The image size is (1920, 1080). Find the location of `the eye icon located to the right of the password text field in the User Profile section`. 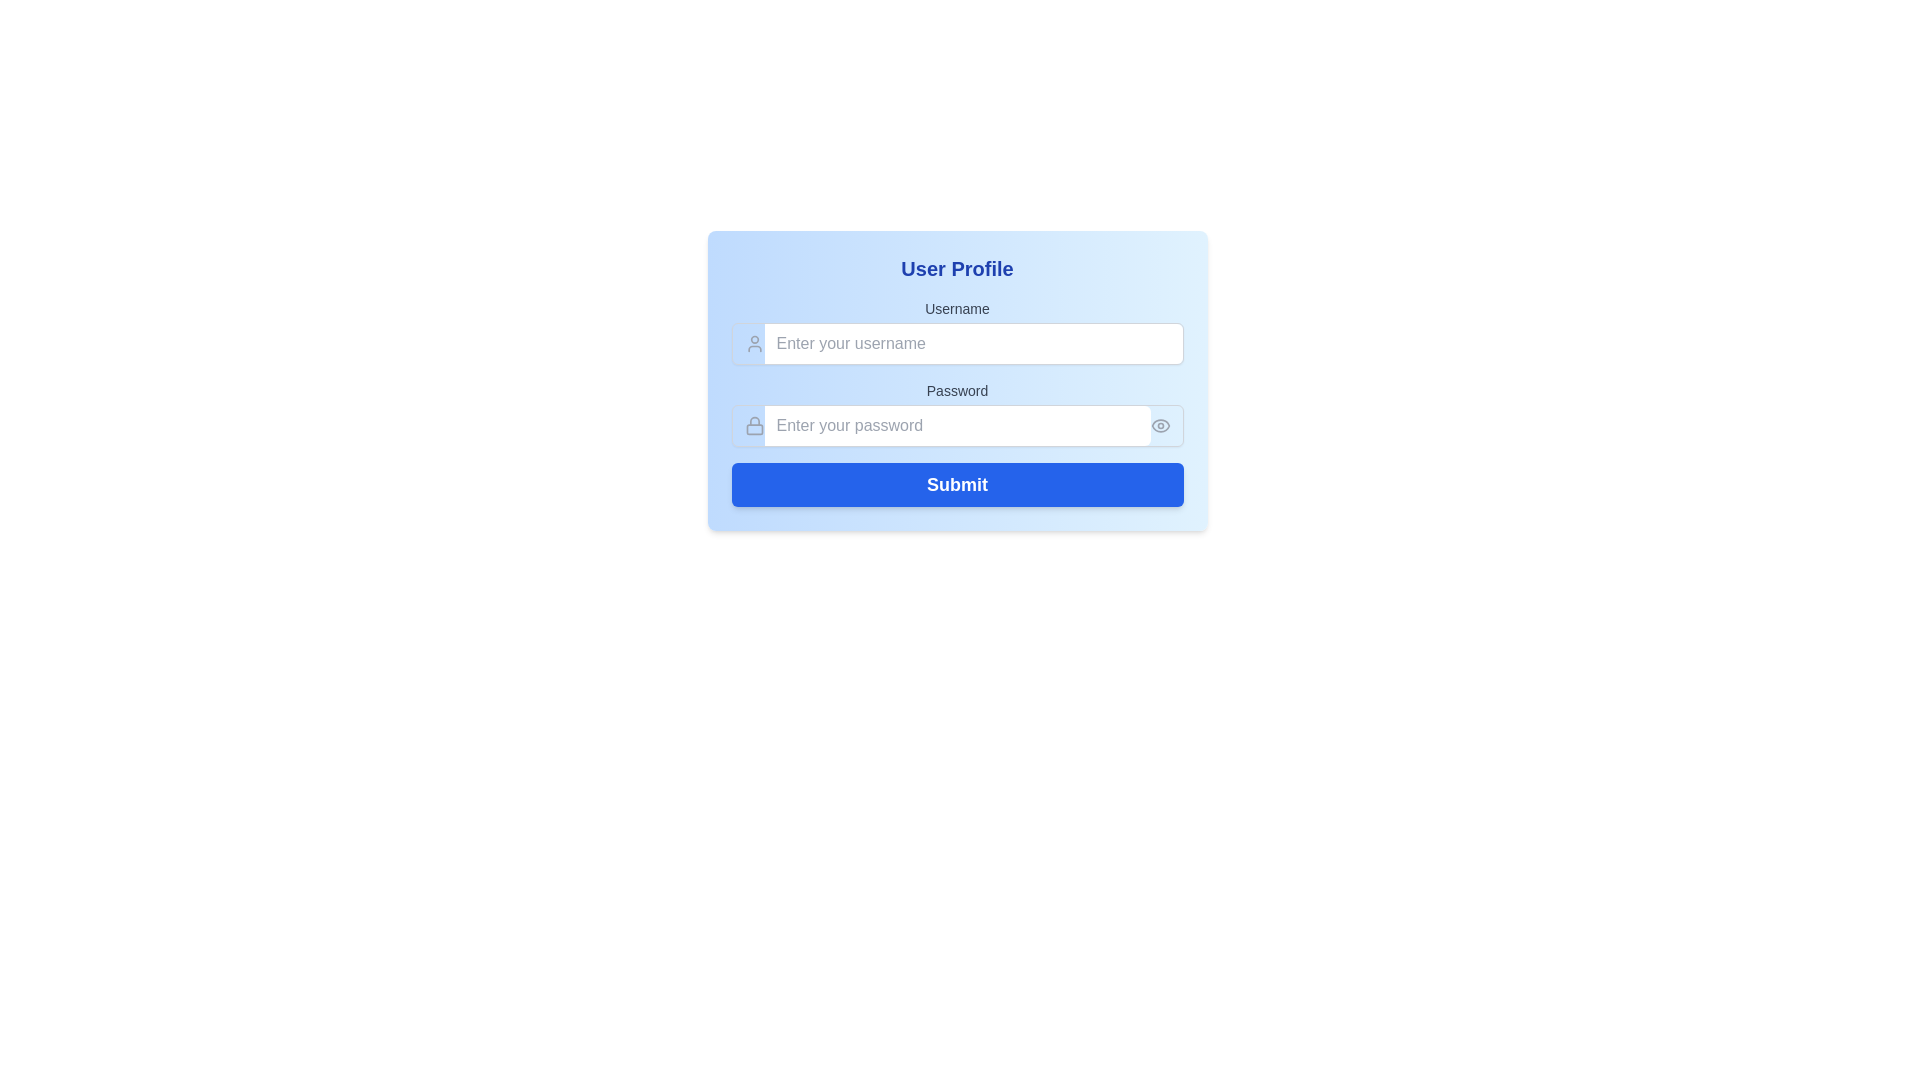

the eye icon located to the right of the password text field in the User Profile section is located at coordinates (1160, 424).